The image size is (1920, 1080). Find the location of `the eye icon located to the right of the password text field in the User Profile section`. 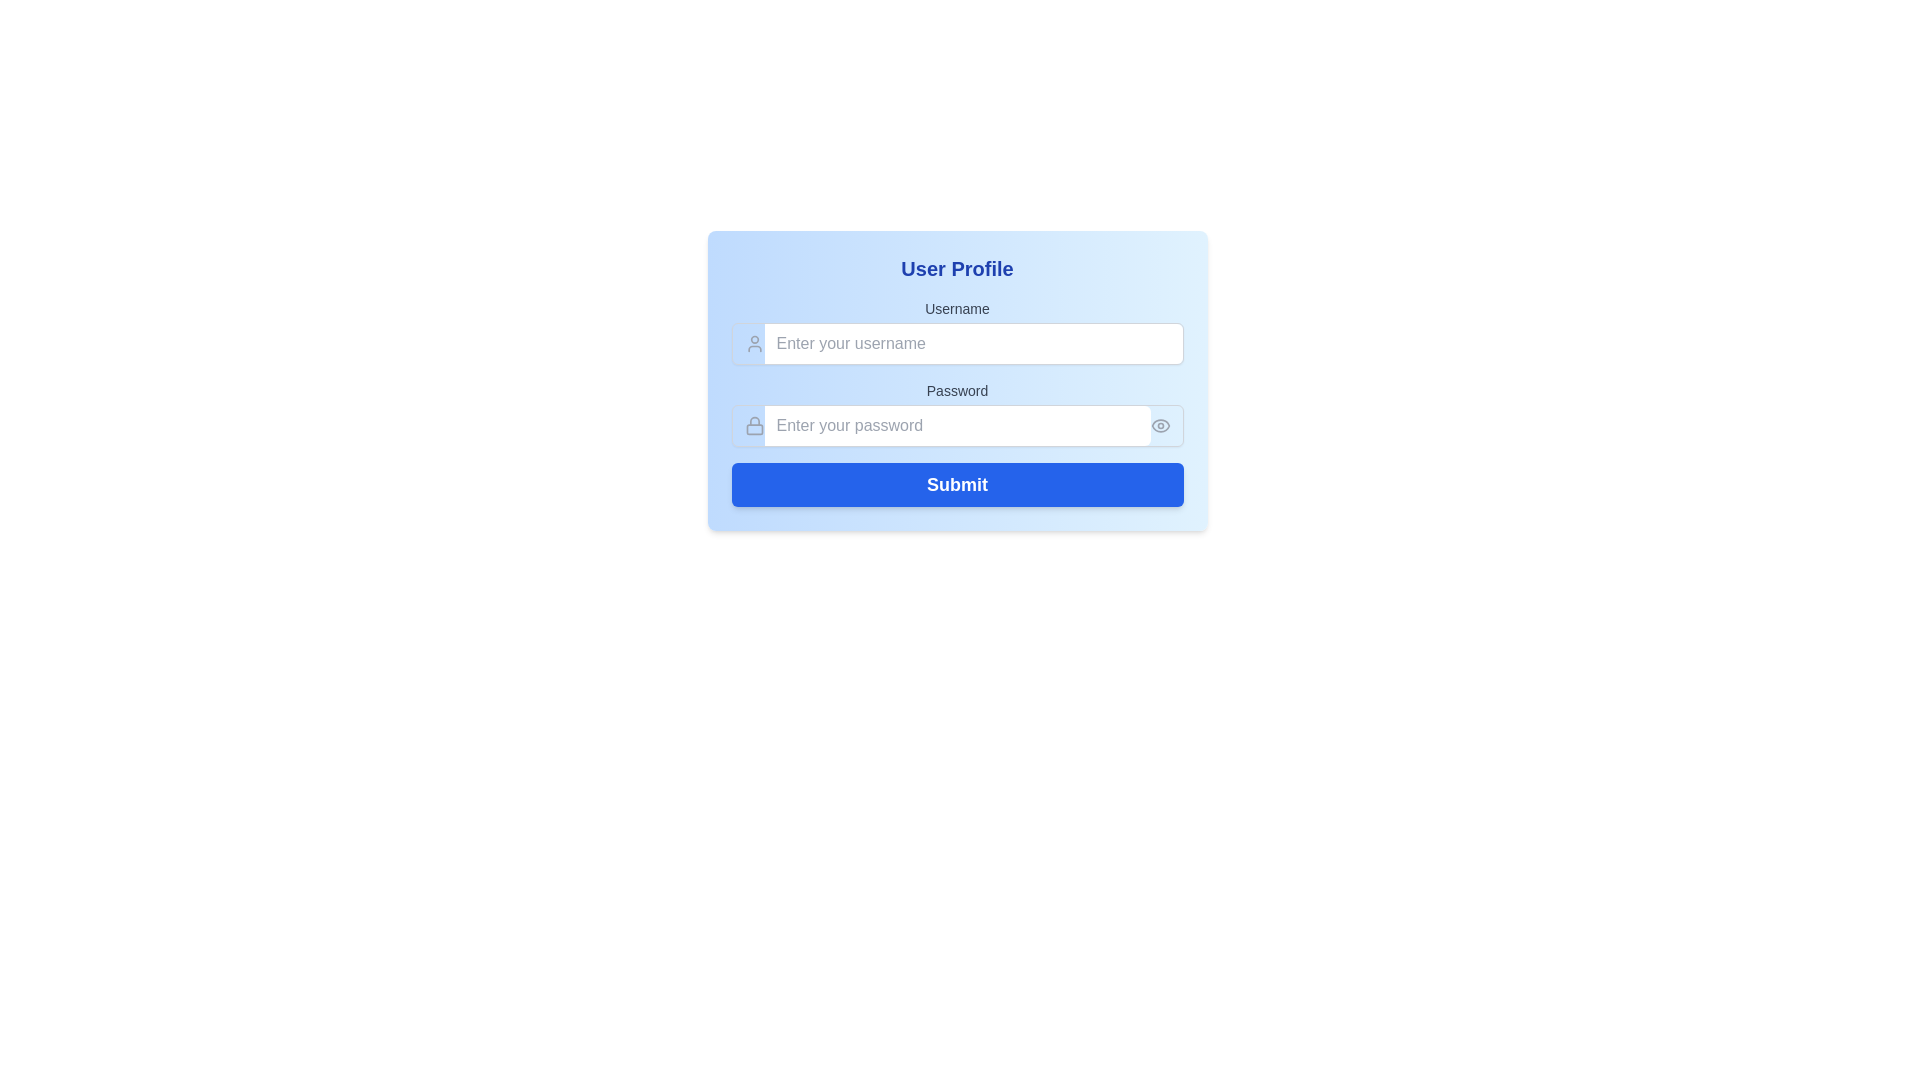

the eye icon located to the right of the password text field in the User Profile section is located at coordinates (1160, 424).